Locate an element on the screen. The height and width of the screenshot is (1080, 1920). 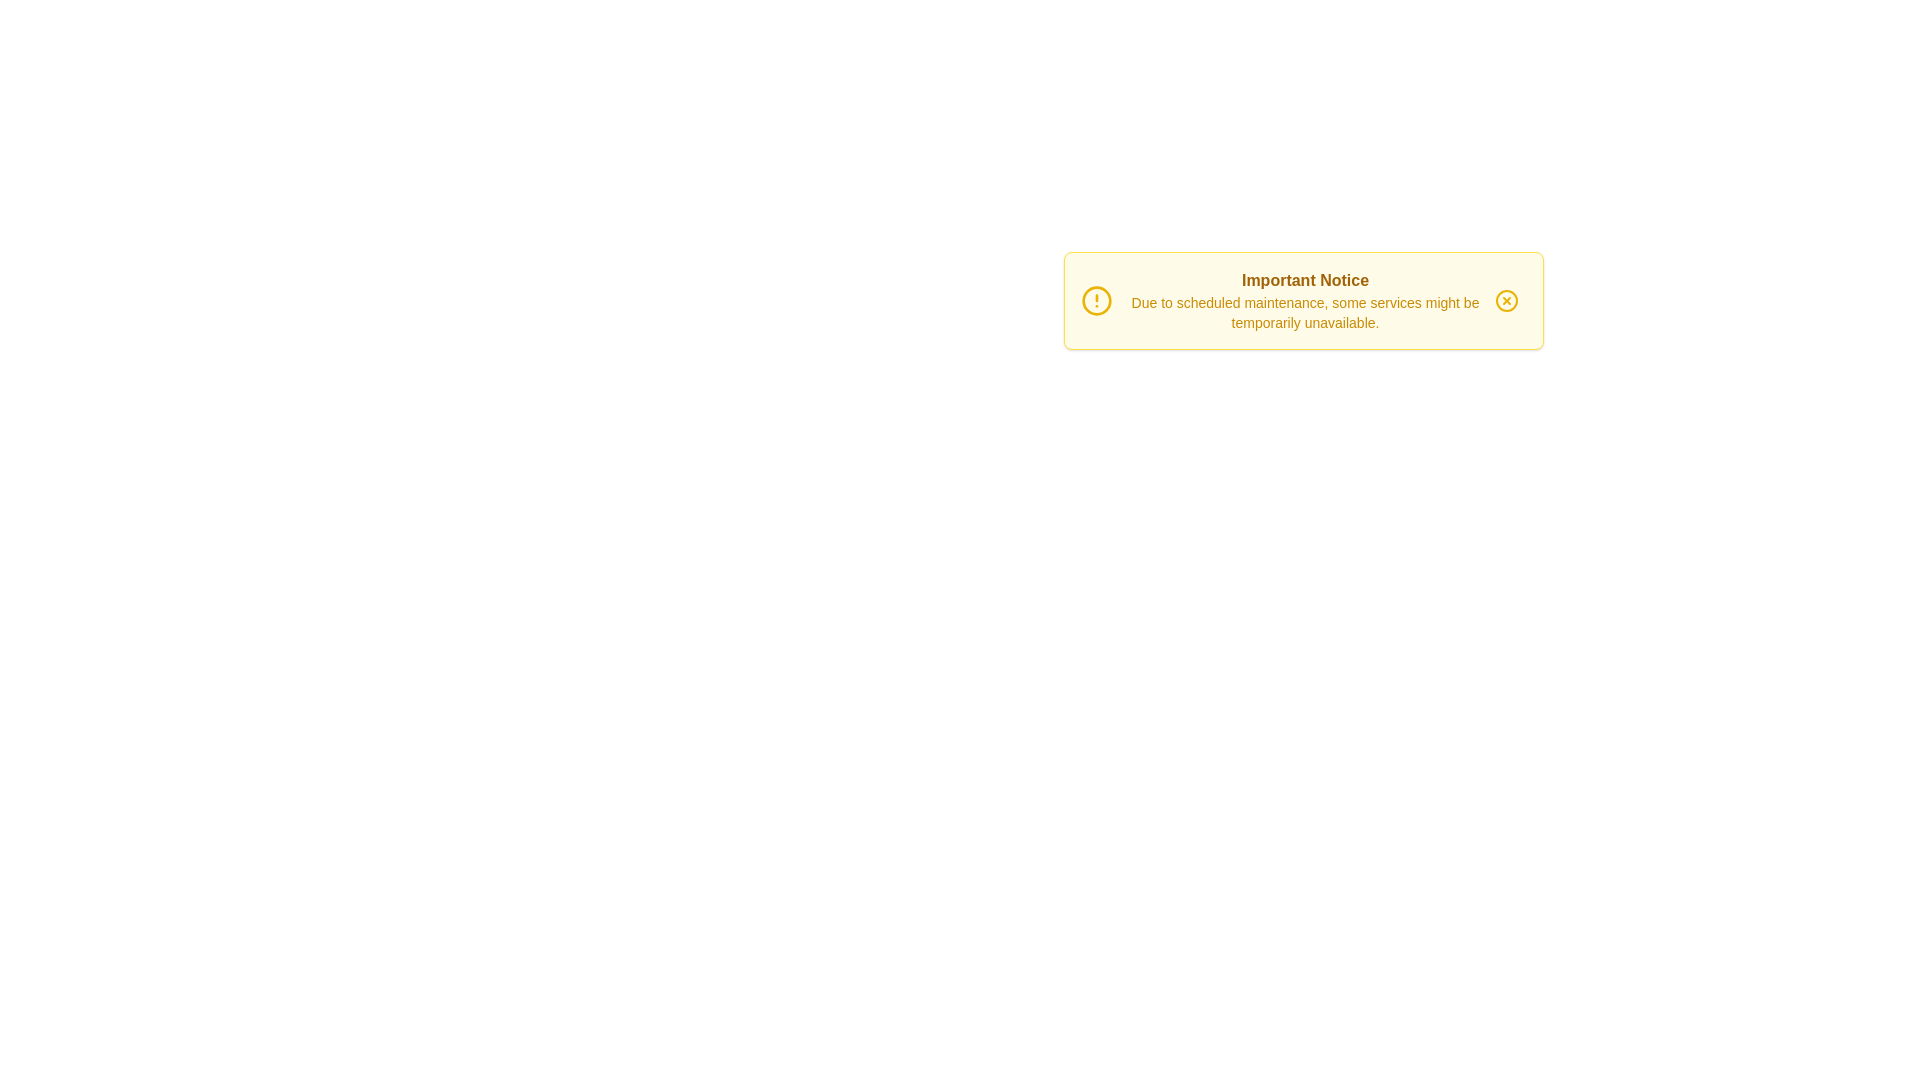
the 'Important Notice' text to select it is located at coordinates (1305, 281).